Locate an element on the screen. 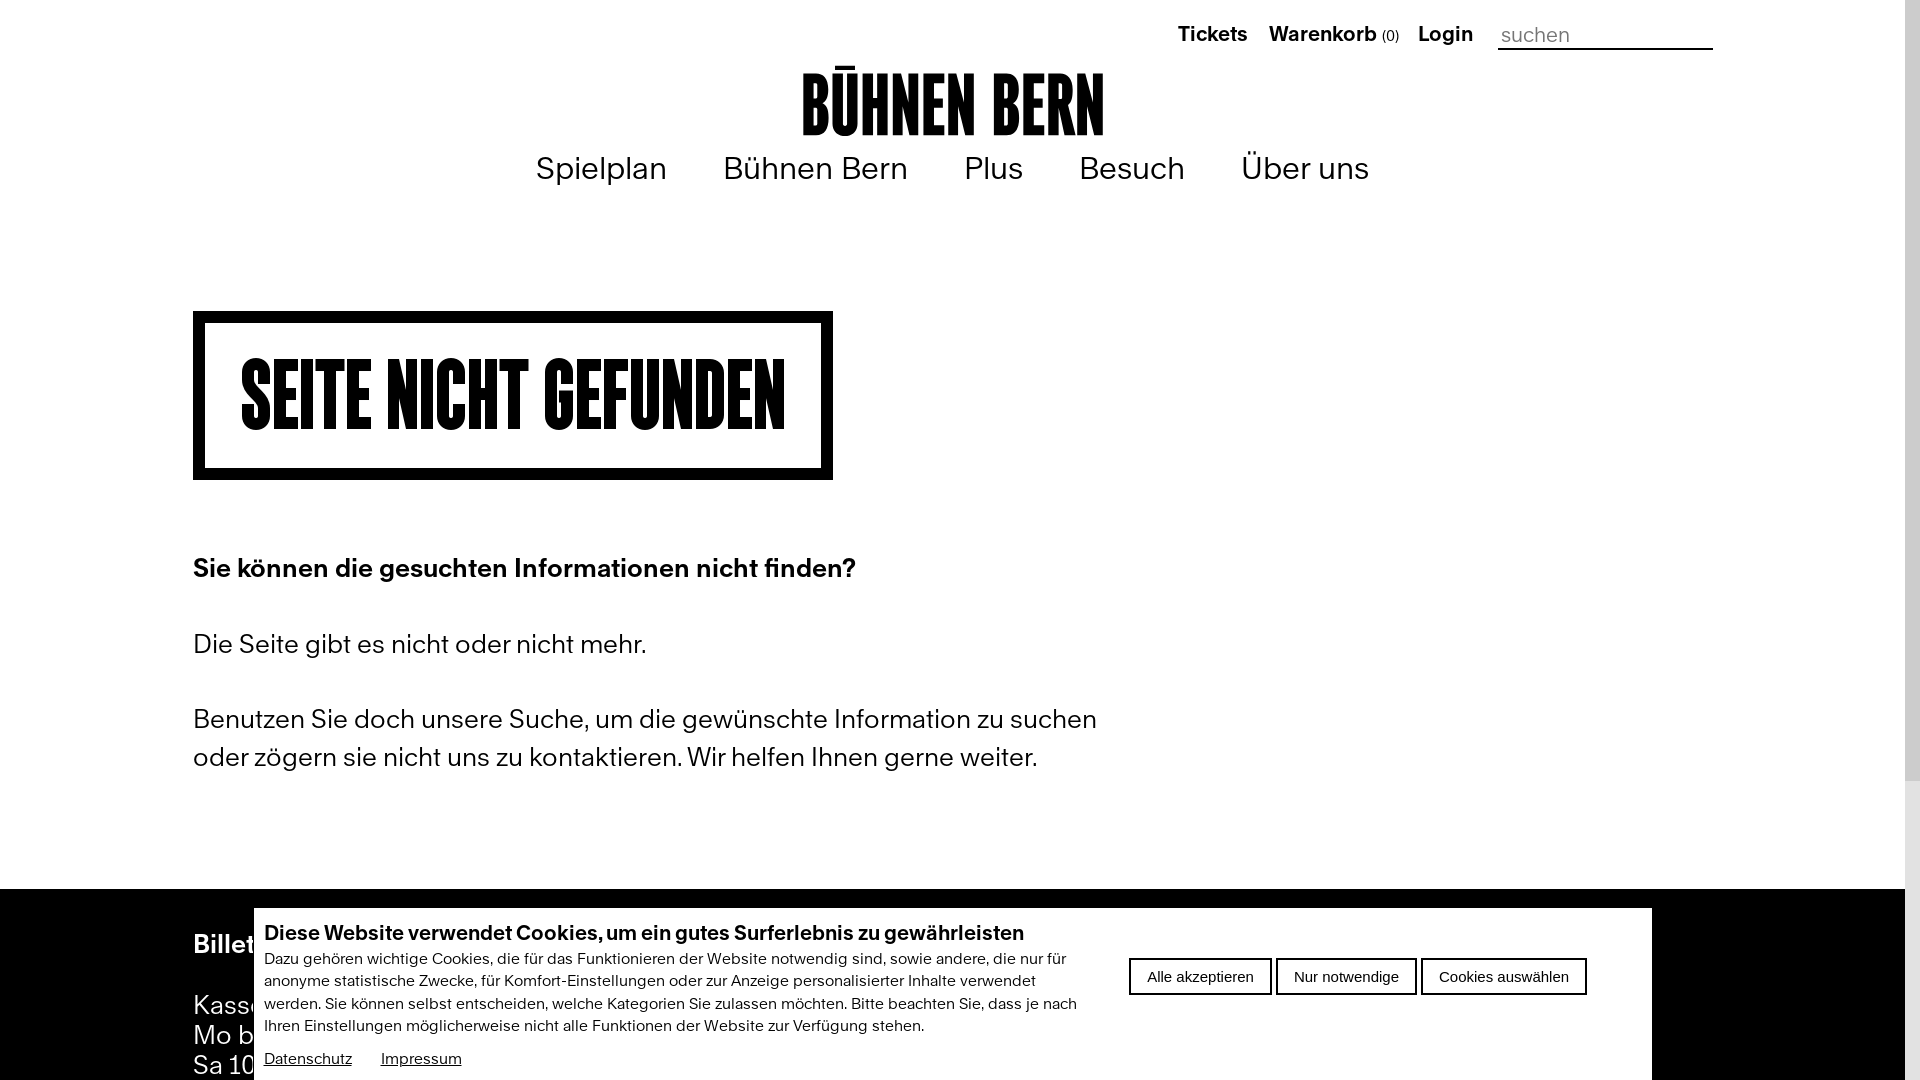 This screenshot has width=1920, height=1080. 'Nur notwendige' is located at coordinates (1275, 975).